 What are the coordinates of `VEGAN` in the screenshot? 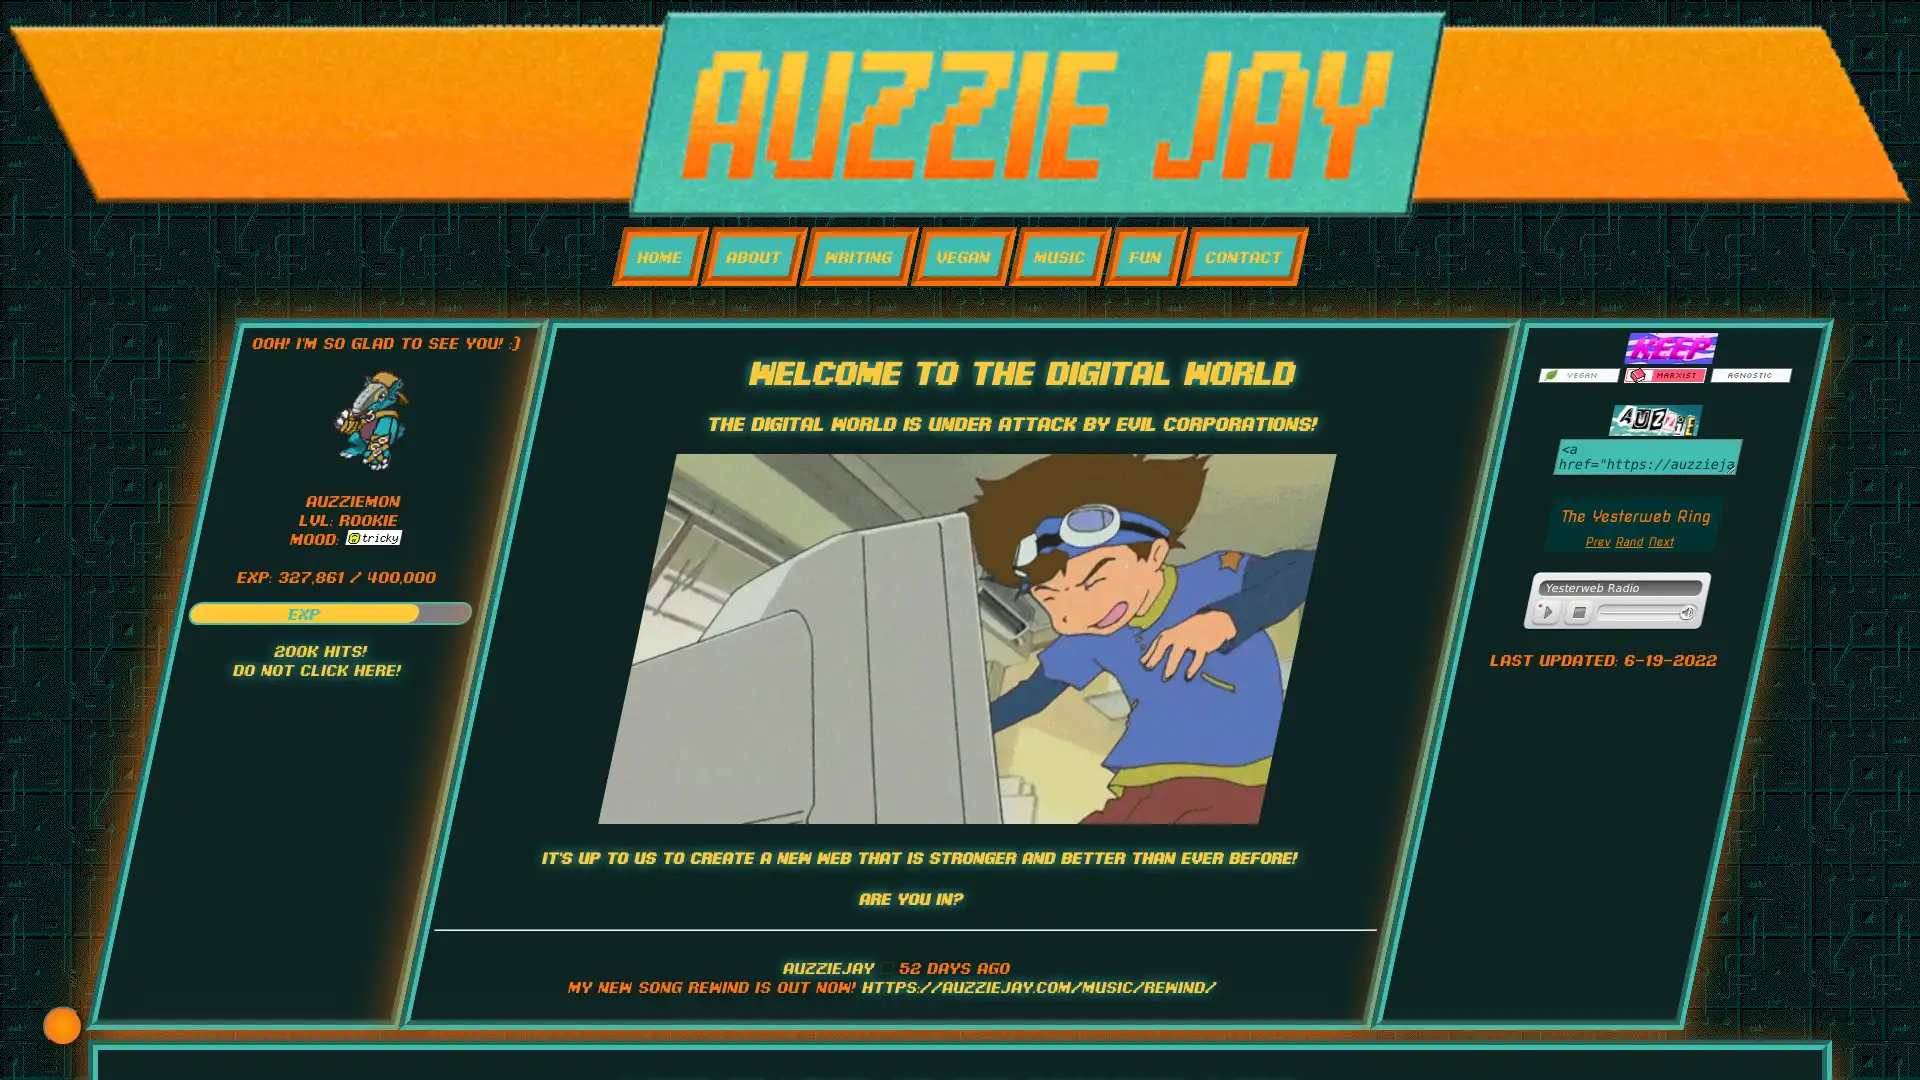 It's located at (963, 255).